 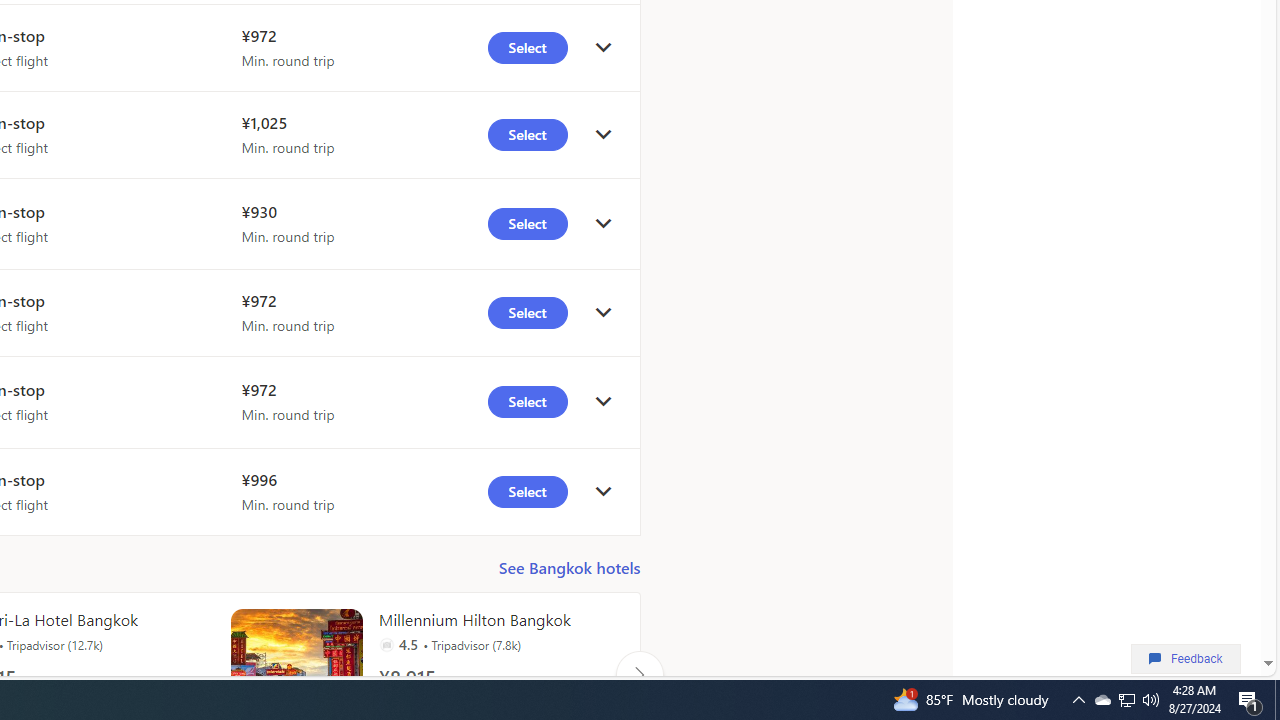 I want to click on 'click to get details', so click(x=602, y=491).